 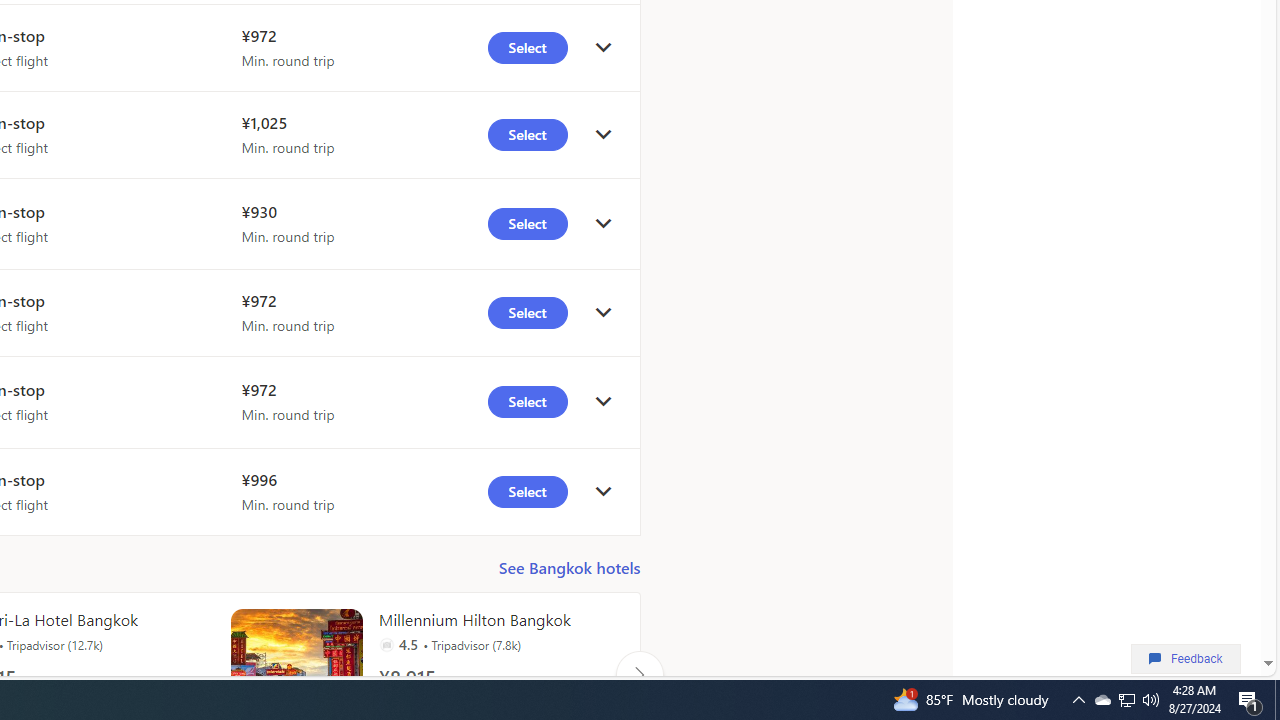 I want to click on 'click to get details', so click(x=602, y=491).